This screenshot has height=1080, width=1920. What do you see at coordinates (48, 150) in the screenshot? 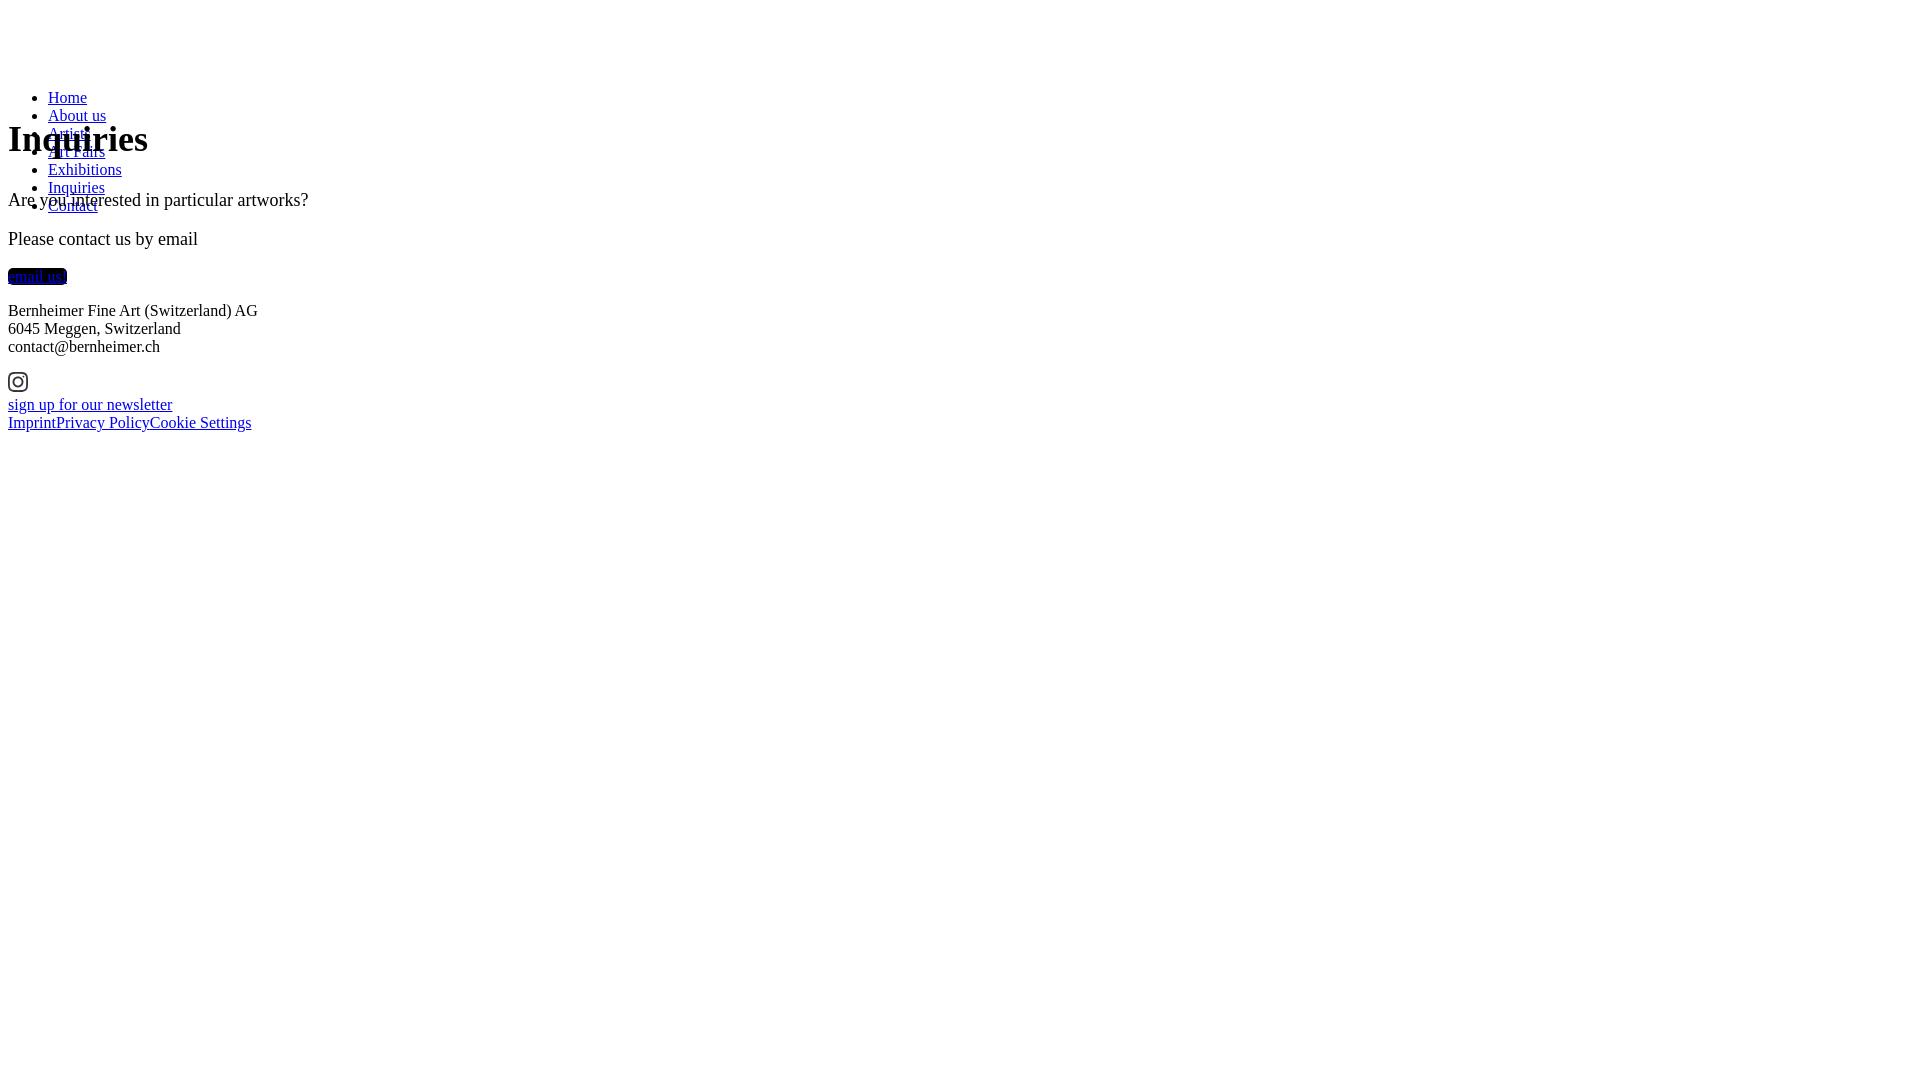
I see `'Art Fairs'` at bounding box center [48, 150].